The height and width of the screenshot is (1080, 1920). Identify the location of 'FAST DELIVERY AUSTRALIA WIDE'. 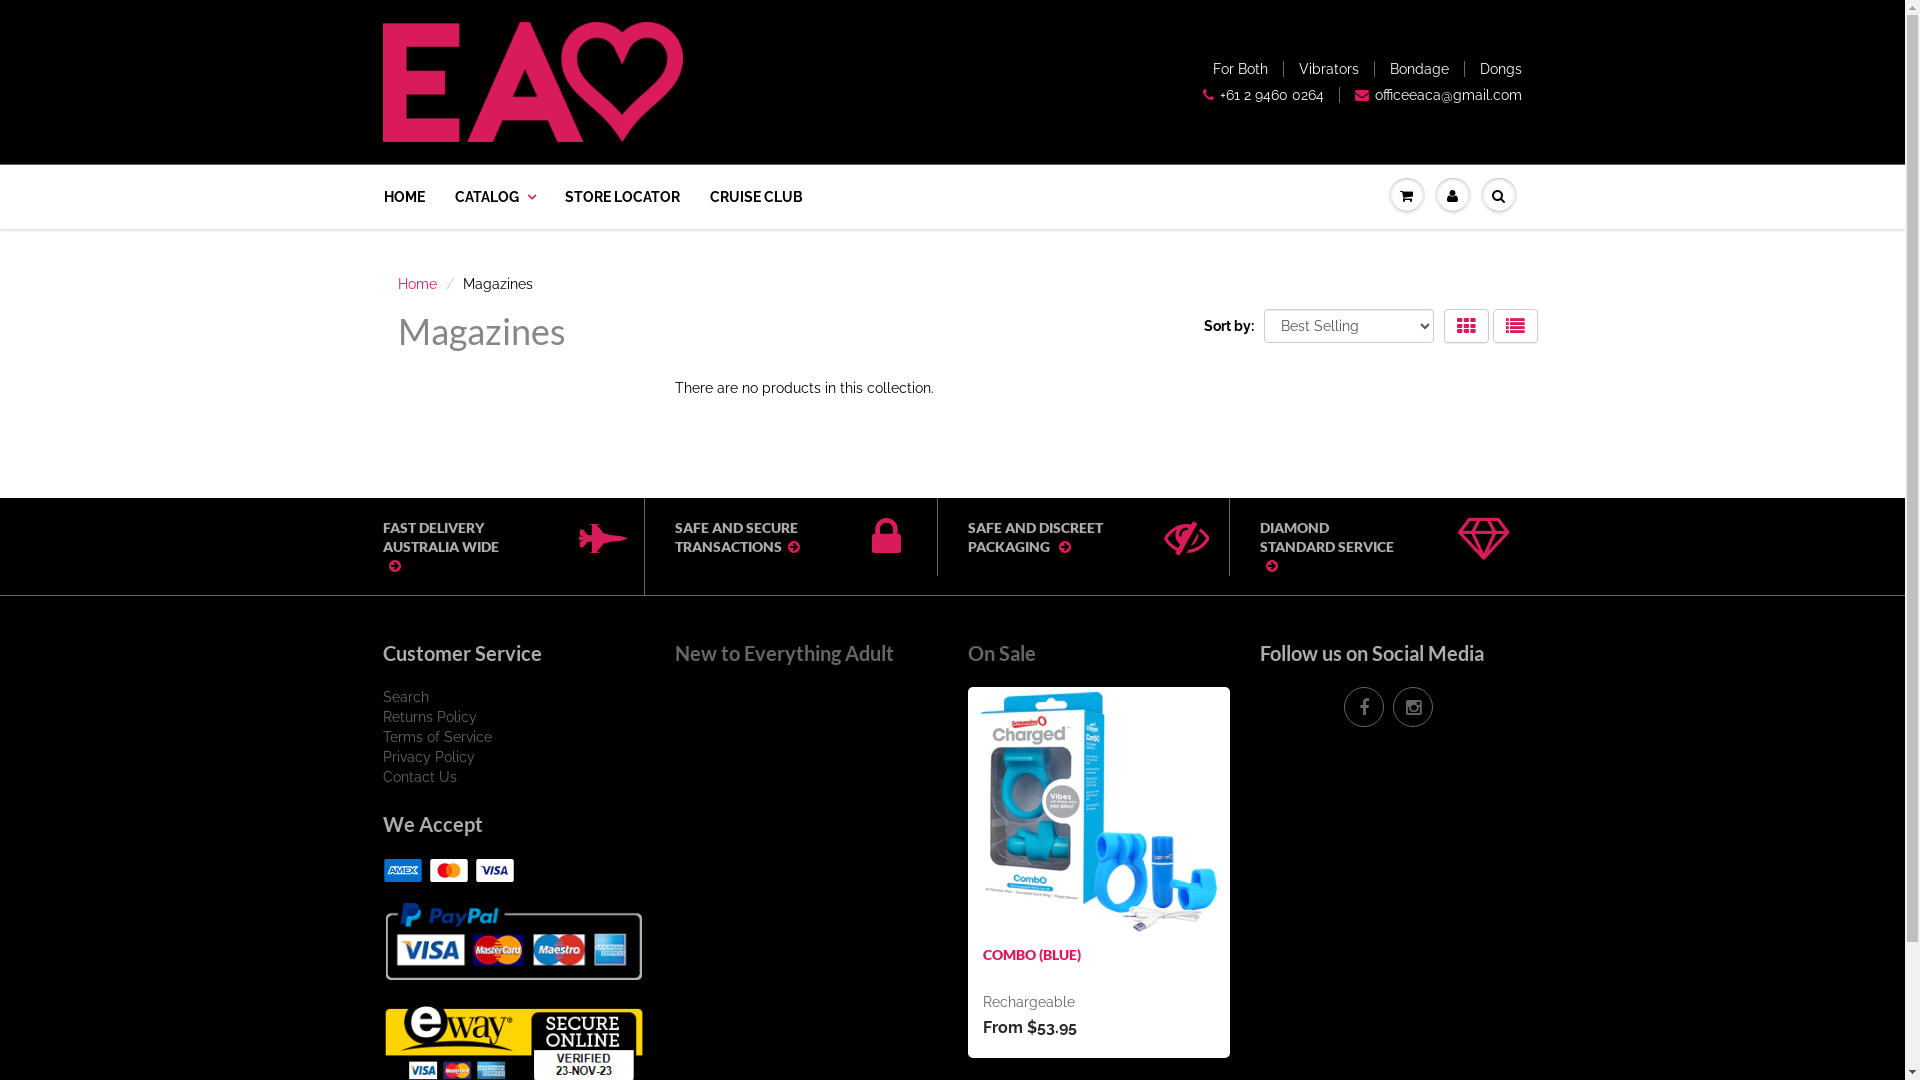
(382, 546).